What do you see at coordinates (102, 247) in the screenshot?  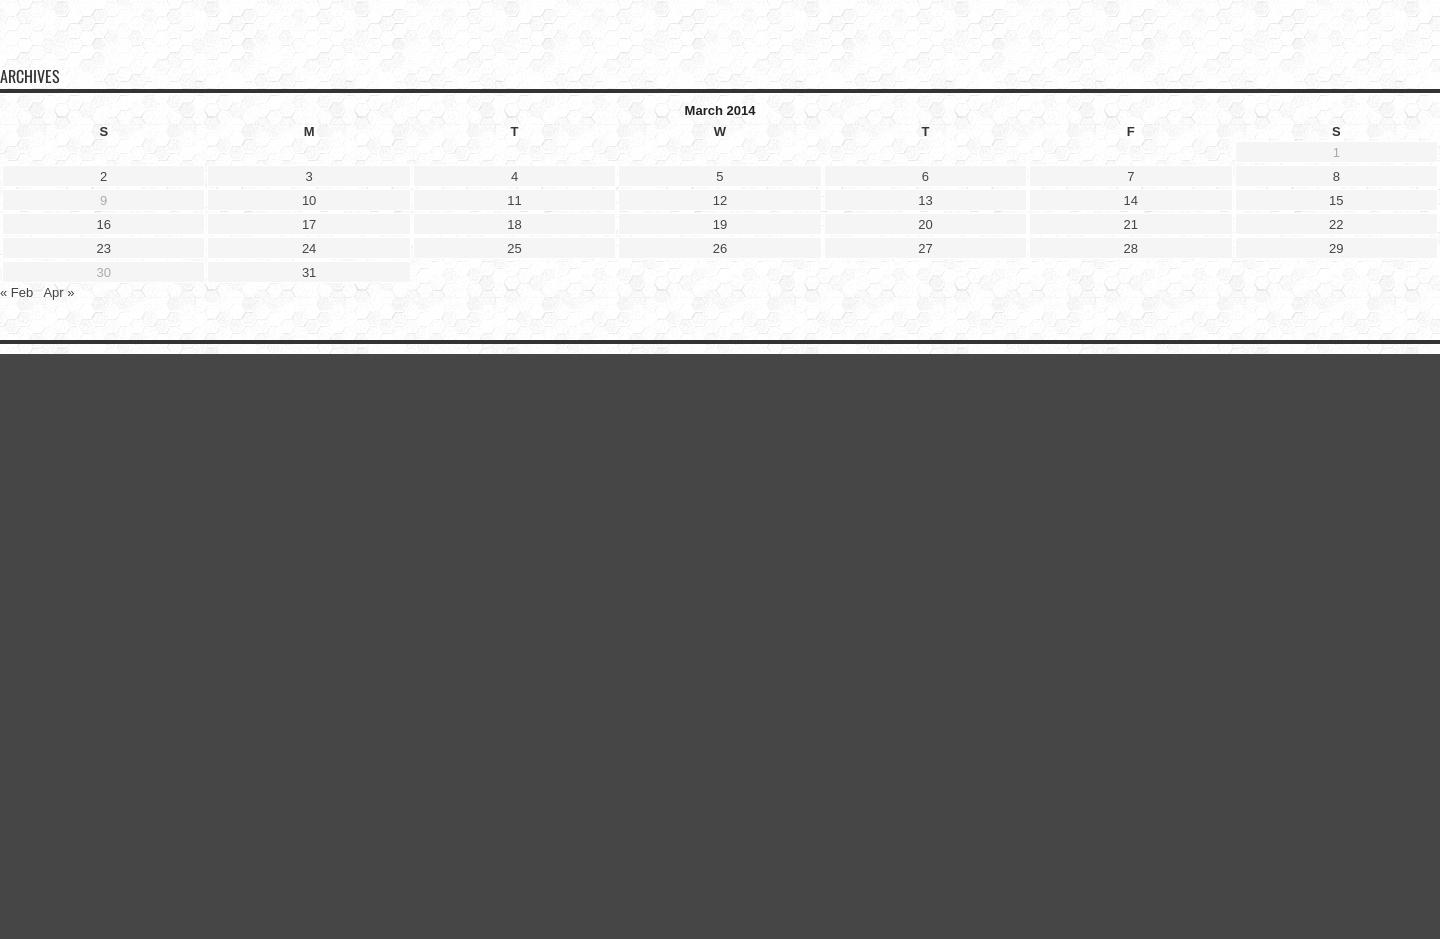 I see `'23'` at bounding box center [102, 247].